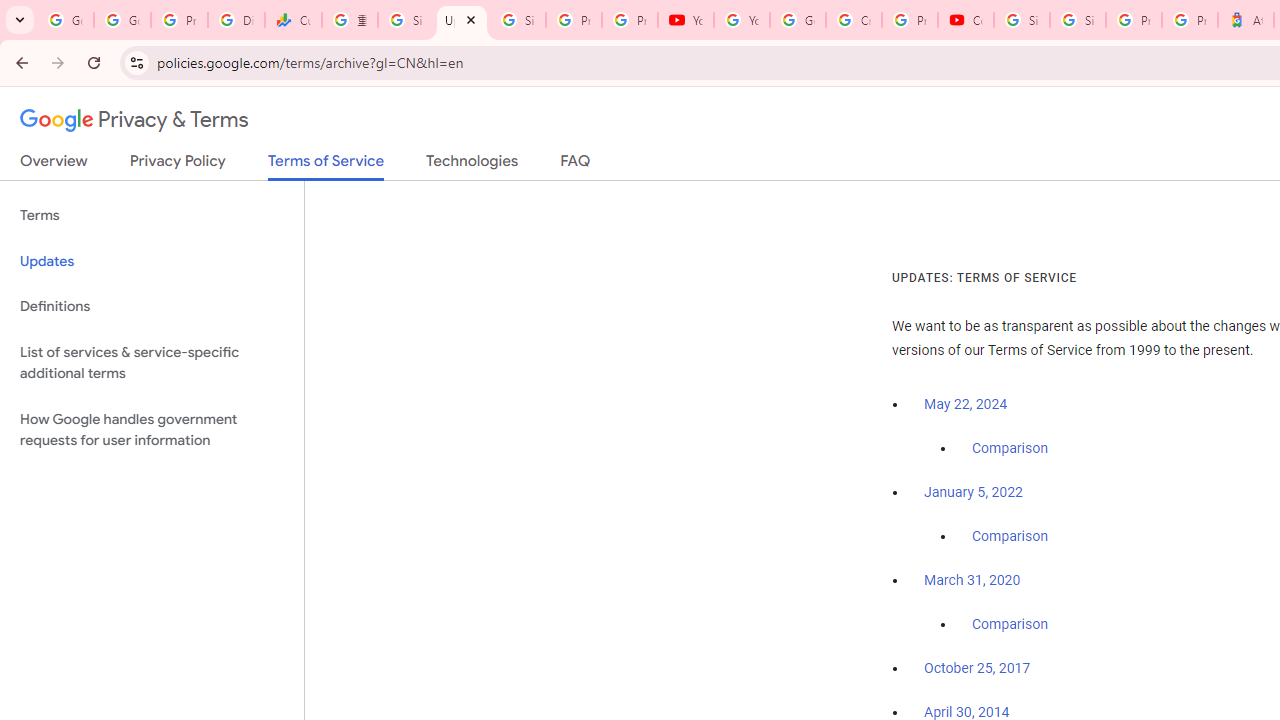  Describe the element at coordinates (797, 20) in the screenshot. I see `'Google Account Help'` at that location.